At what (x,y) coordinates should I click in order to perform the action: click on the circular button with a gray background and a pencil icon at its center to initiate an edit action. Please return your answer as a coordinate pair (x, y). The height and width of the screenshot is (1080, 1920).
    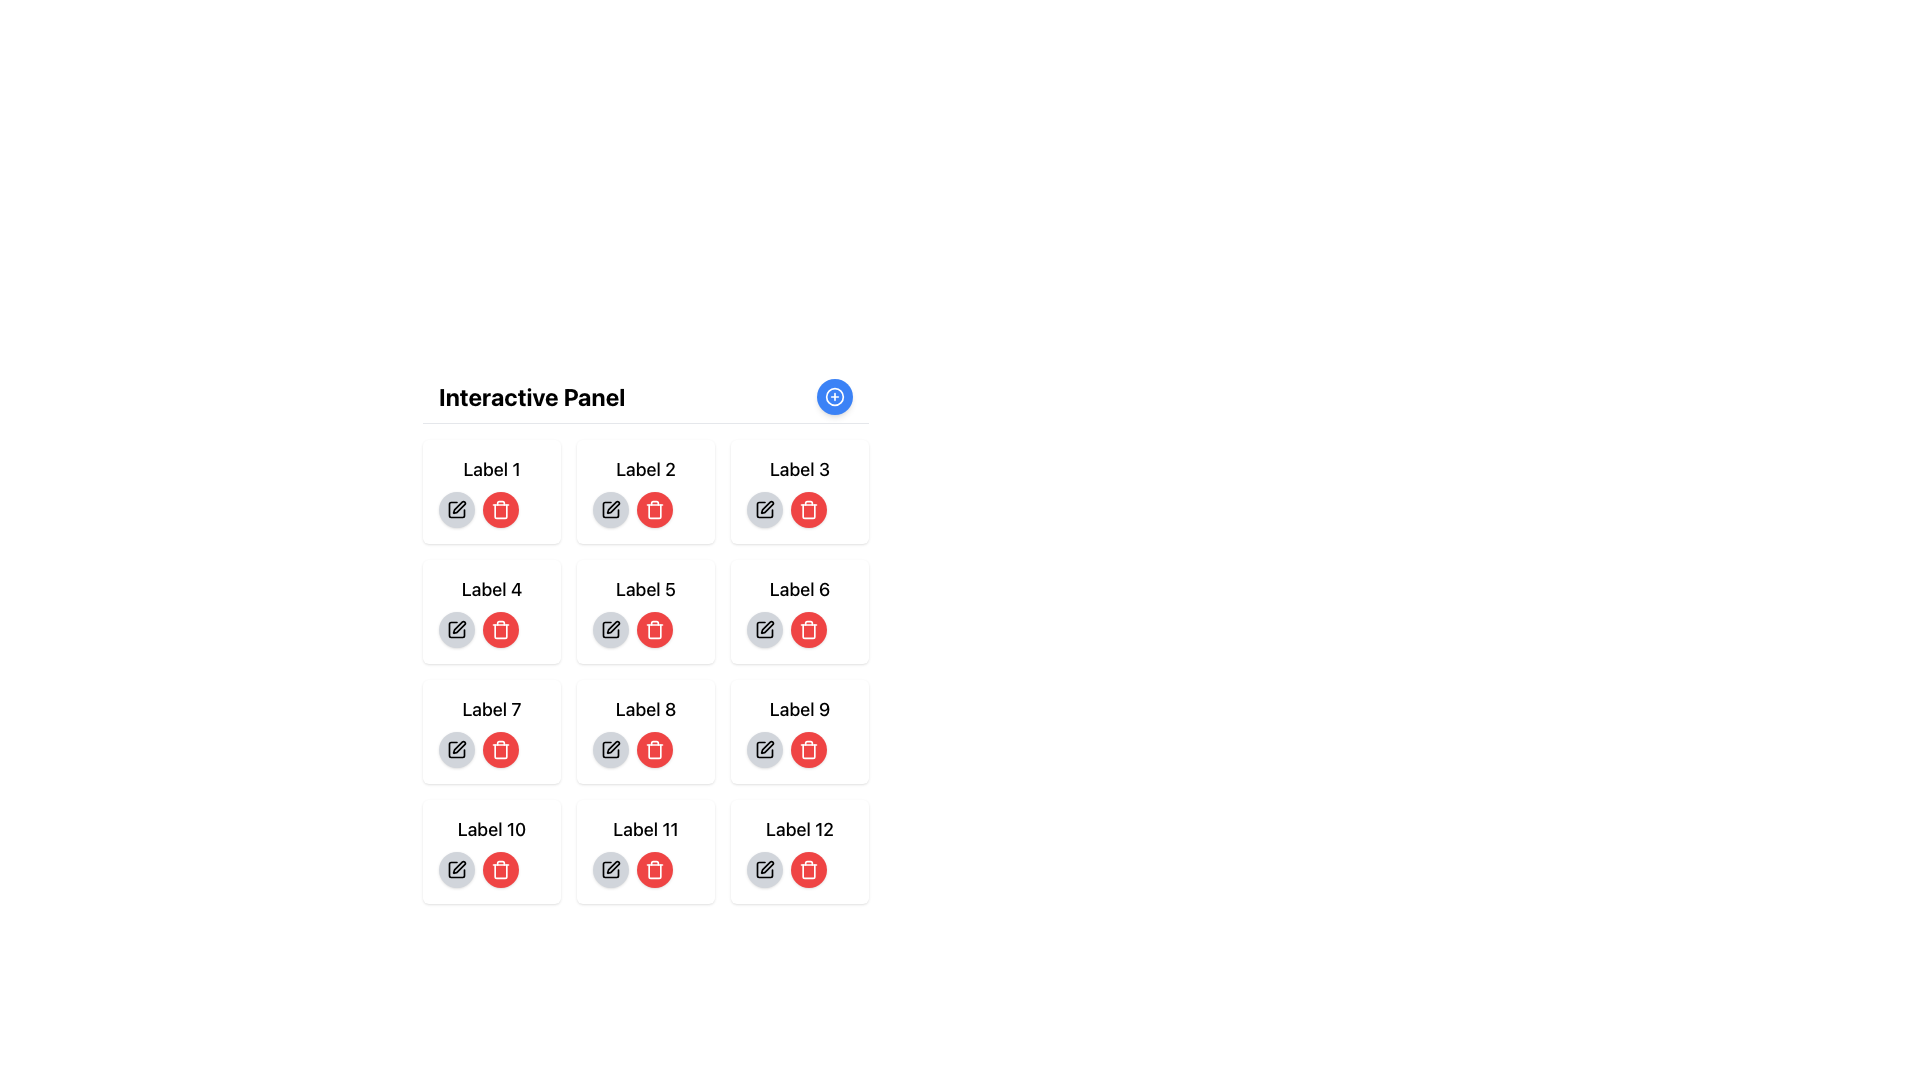
    Looking at the image, I should click on (455, 869).